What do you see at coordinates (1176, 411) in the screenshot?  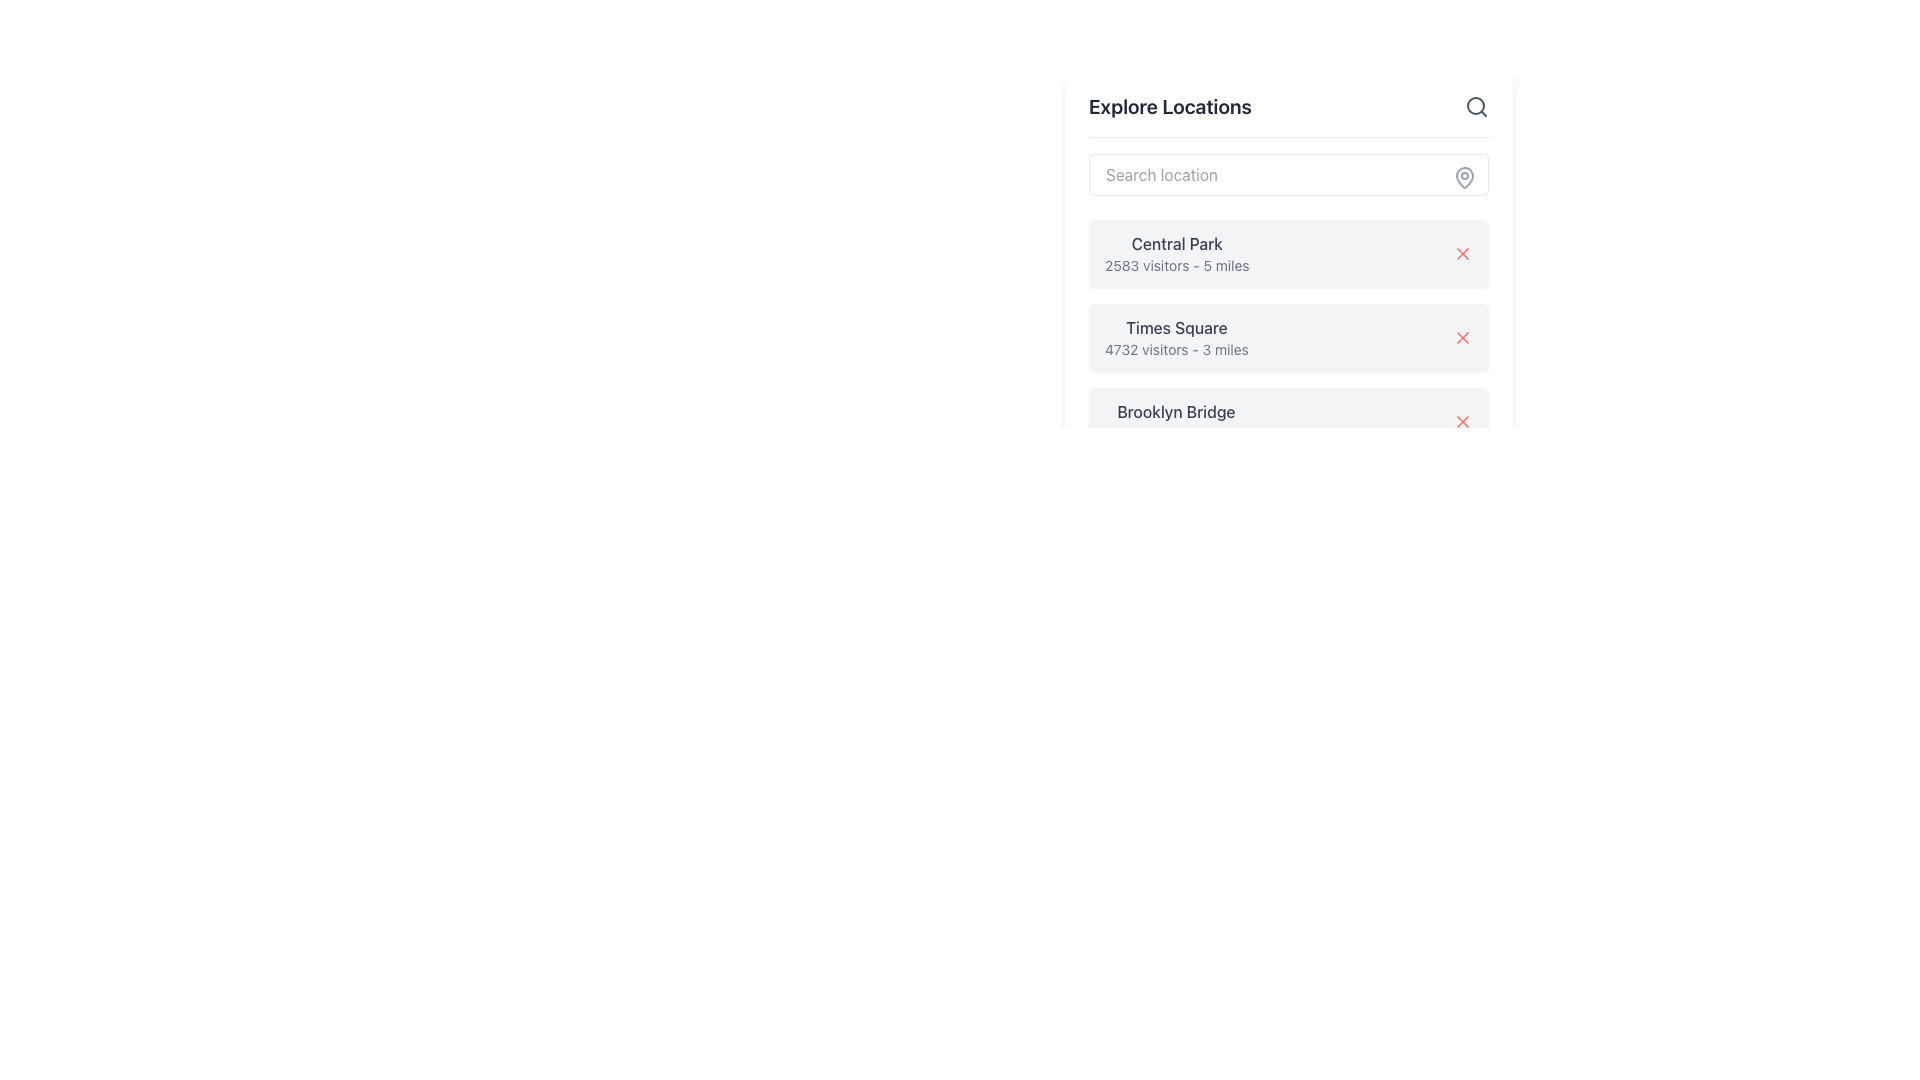 I see `text of the static label displaying 'Brooklyn Bridge', which is positioned under the heading 'Explore Locations' in a list-like interface` at bounding box center [1176, 411].